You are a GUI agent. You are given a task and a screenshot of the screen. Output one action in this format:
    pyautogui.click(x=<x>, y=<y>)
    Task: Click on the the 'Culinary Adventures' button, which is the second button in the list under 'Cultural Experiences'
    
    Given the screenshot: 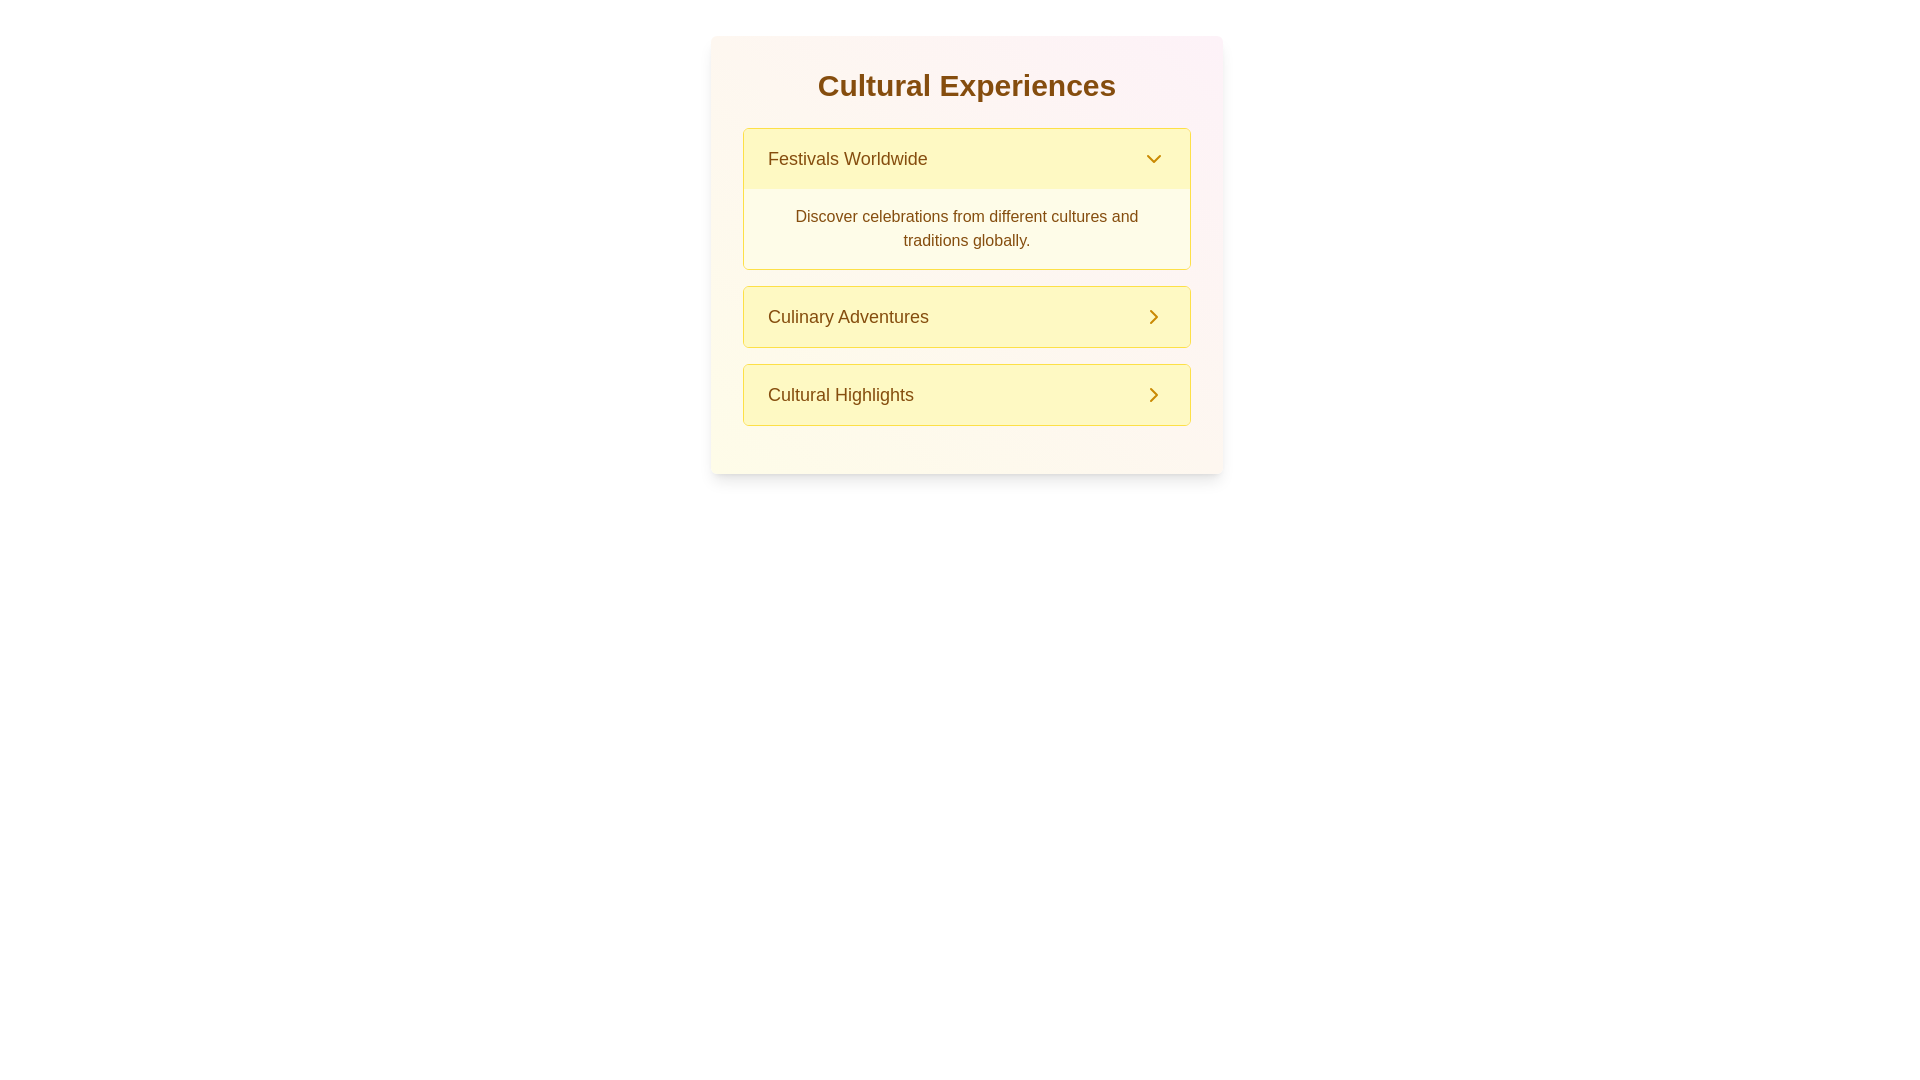 What is the action you would take?
    pyautogui.click(x=966, y=315)
    